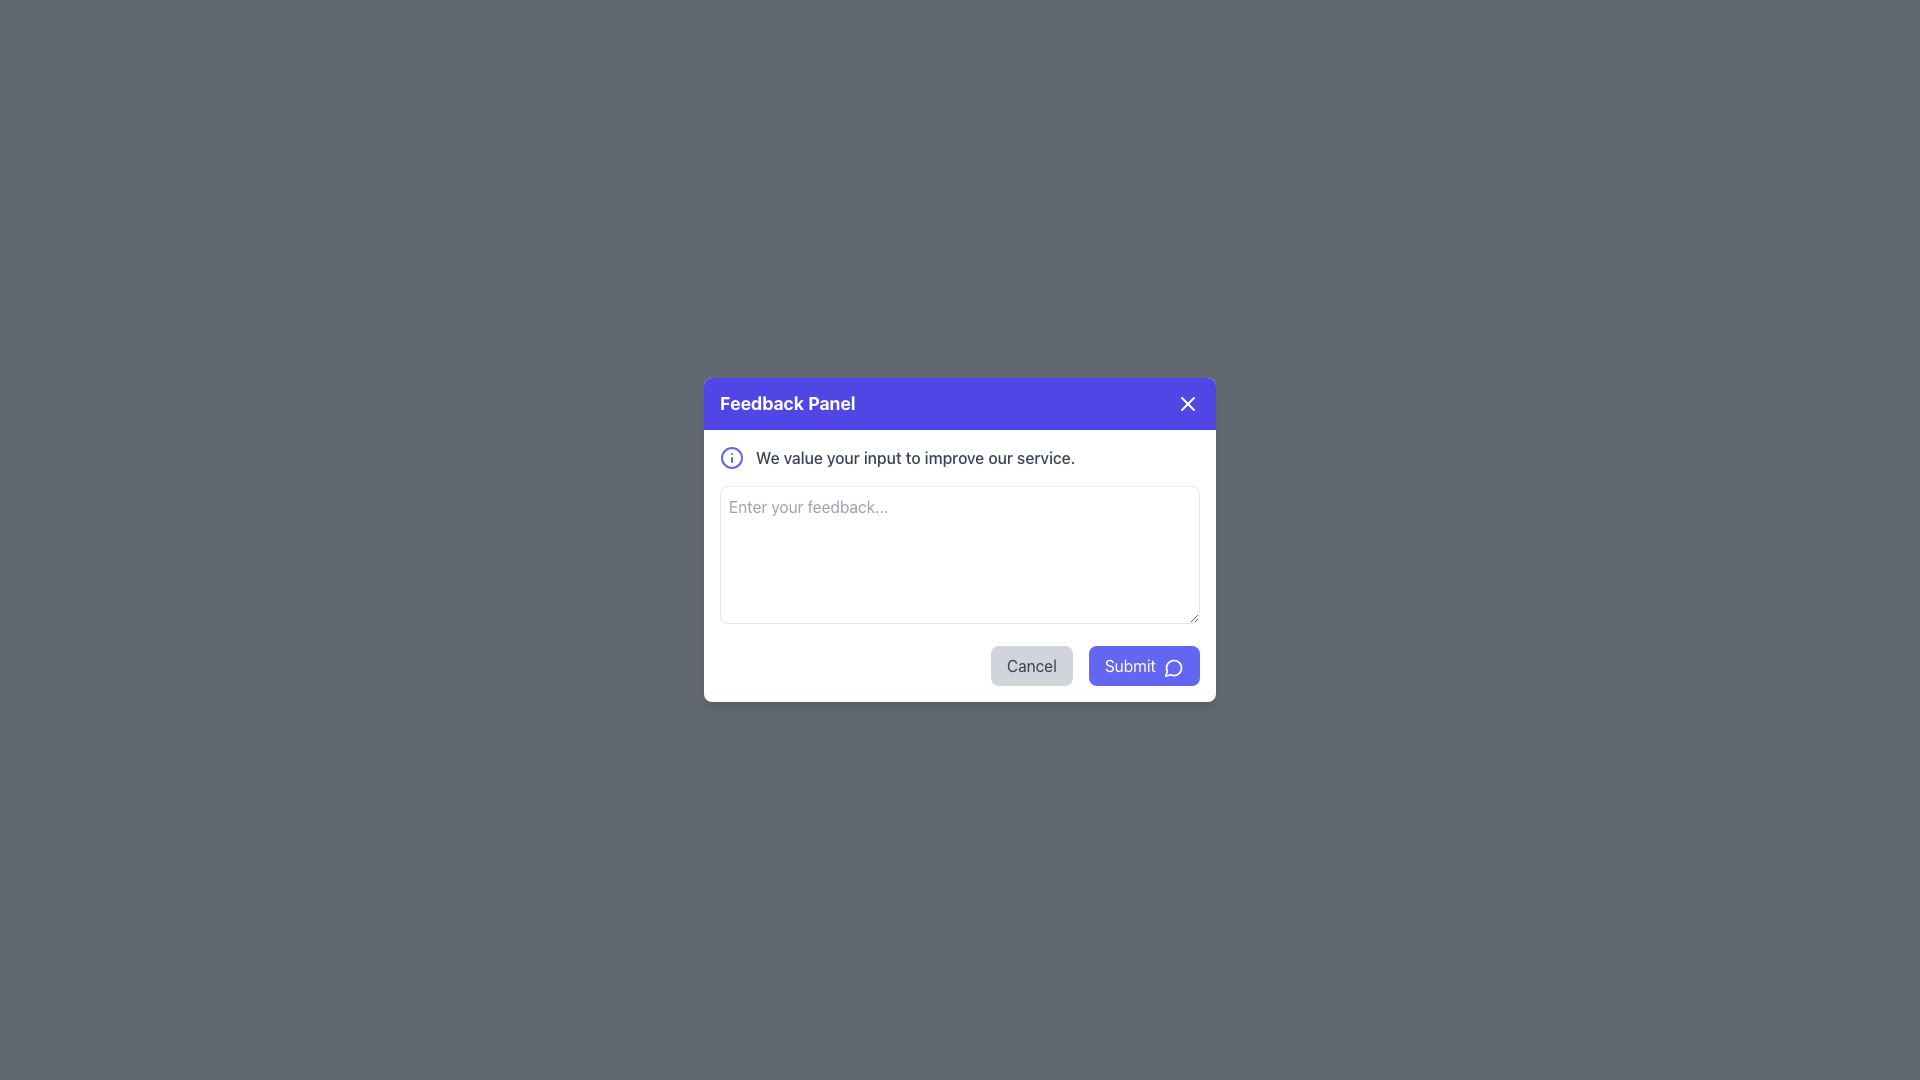  Describe the element at coordinates (960, 458) in the screenshot. I see `the informational text label 'We value your input to improve our service.' which is accompanied by a blue icon with a circular border containing an 'i'. This label is located at the top of the feedback panel, directly below the title 'Feedback Panel'` at that location.